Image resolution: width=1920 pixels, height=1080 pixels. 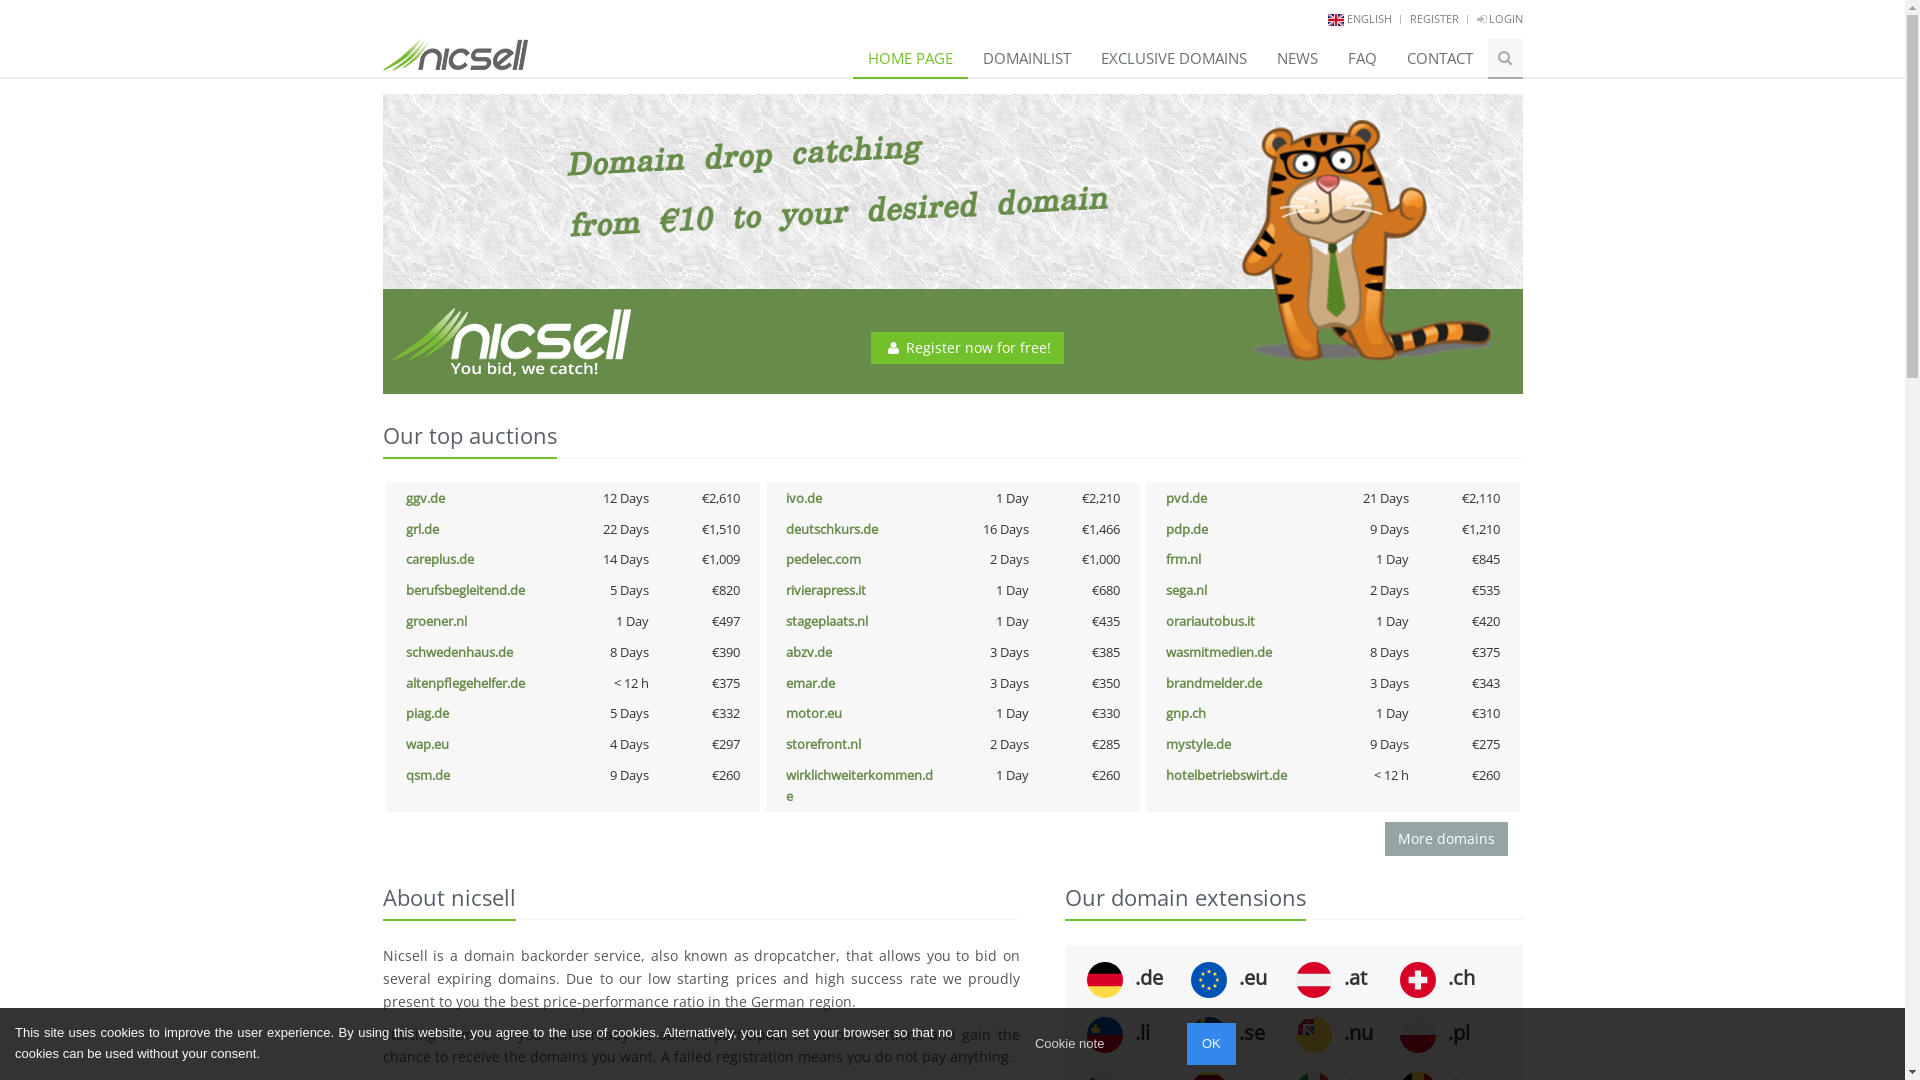 I want to click on 'grl.de', so click(x=421, y=527).